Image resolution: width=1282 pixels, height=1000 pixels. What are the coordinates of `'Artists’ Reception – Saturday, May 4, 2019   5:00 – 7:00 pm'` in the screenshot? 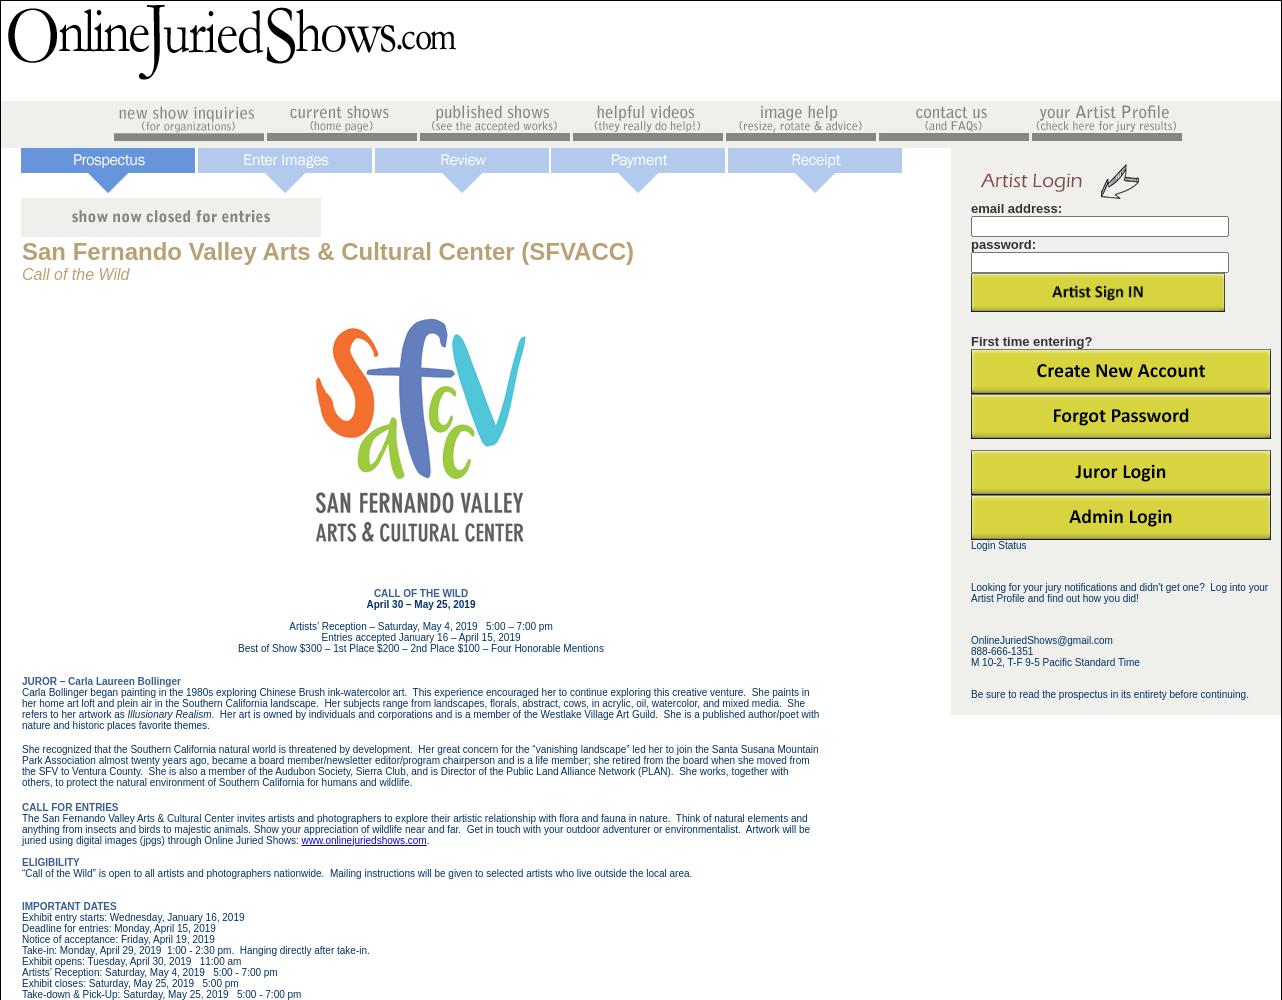 It's located at (419, 626).